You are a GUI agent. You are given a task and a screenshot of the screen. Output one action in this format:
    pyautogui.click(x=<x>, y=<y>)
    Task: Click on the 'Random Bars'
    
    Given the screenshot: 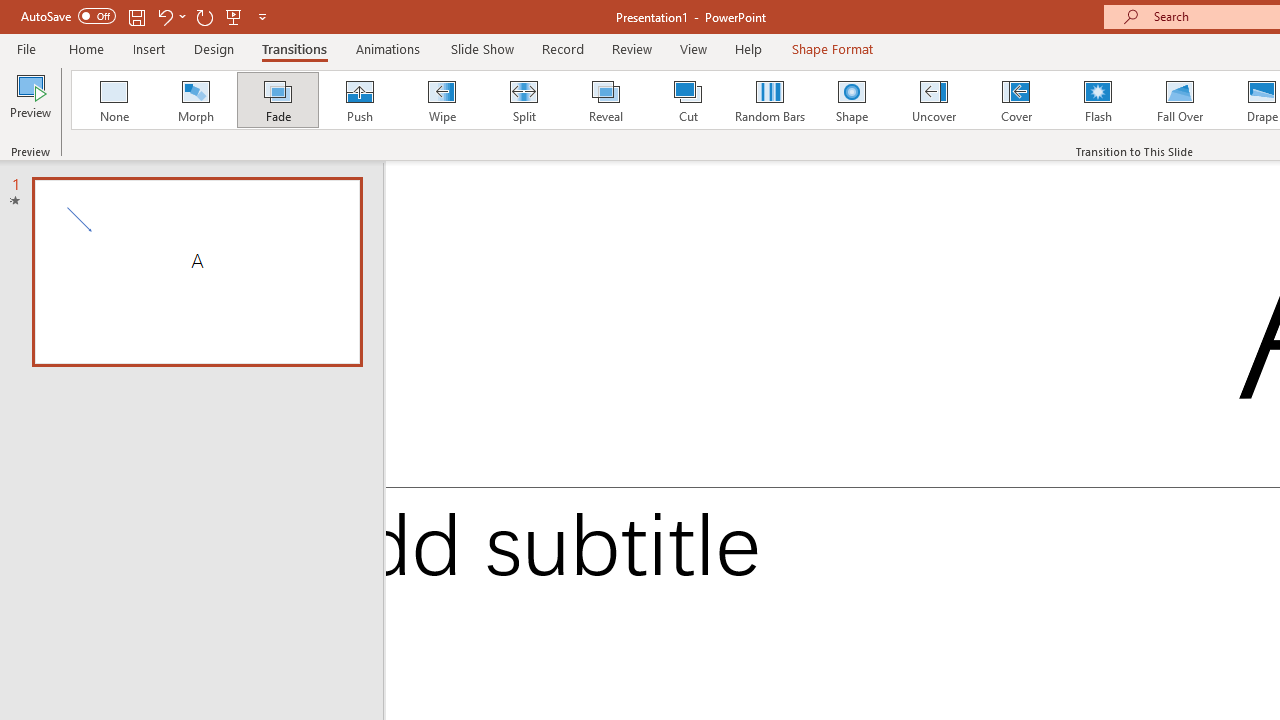 What is the action you would take?
    pyautogui.click(x=769, y=100)
    